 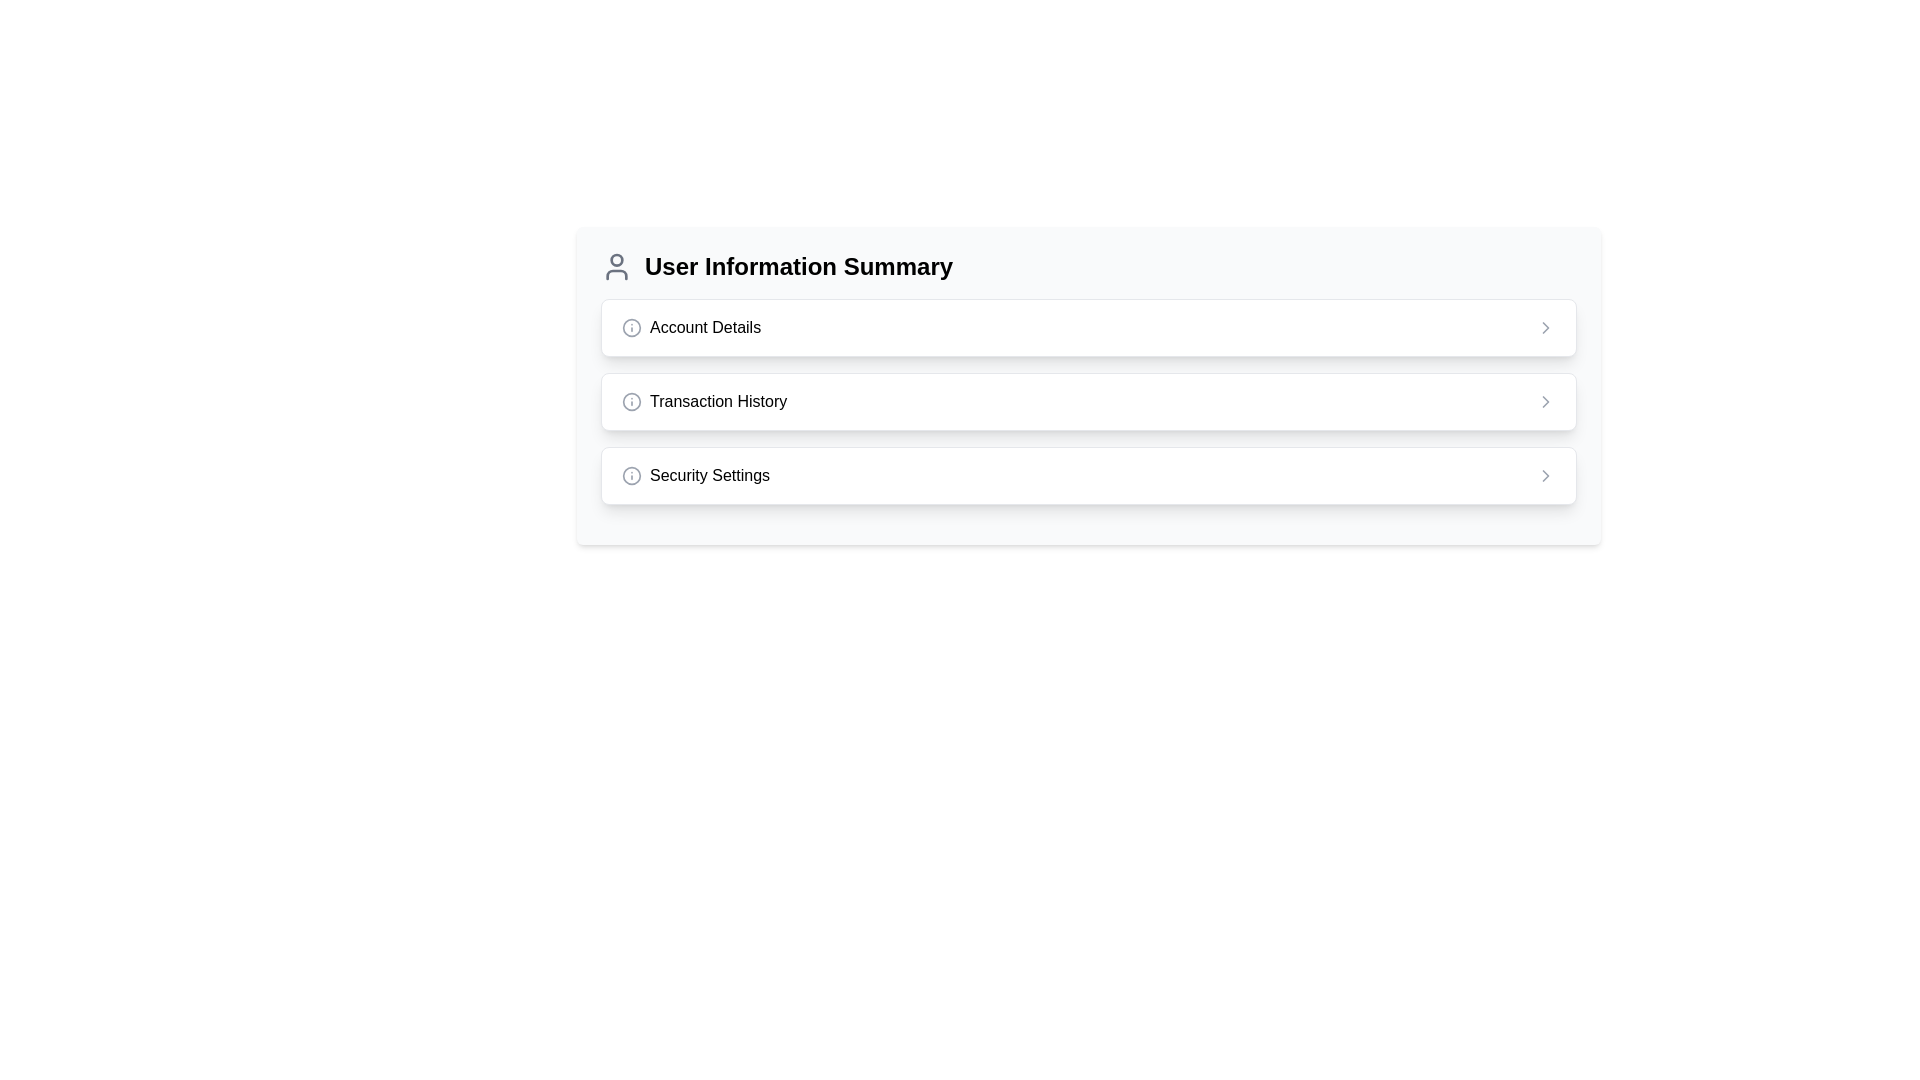 What do you see at coordinates (631, 326) in the screenshot?
I see `attributes of the icon with a circular border and an exclamation mark, located to the left of 'Account Details' in the vertical list of sections, using developer tools` at bounding box center [631, 326].